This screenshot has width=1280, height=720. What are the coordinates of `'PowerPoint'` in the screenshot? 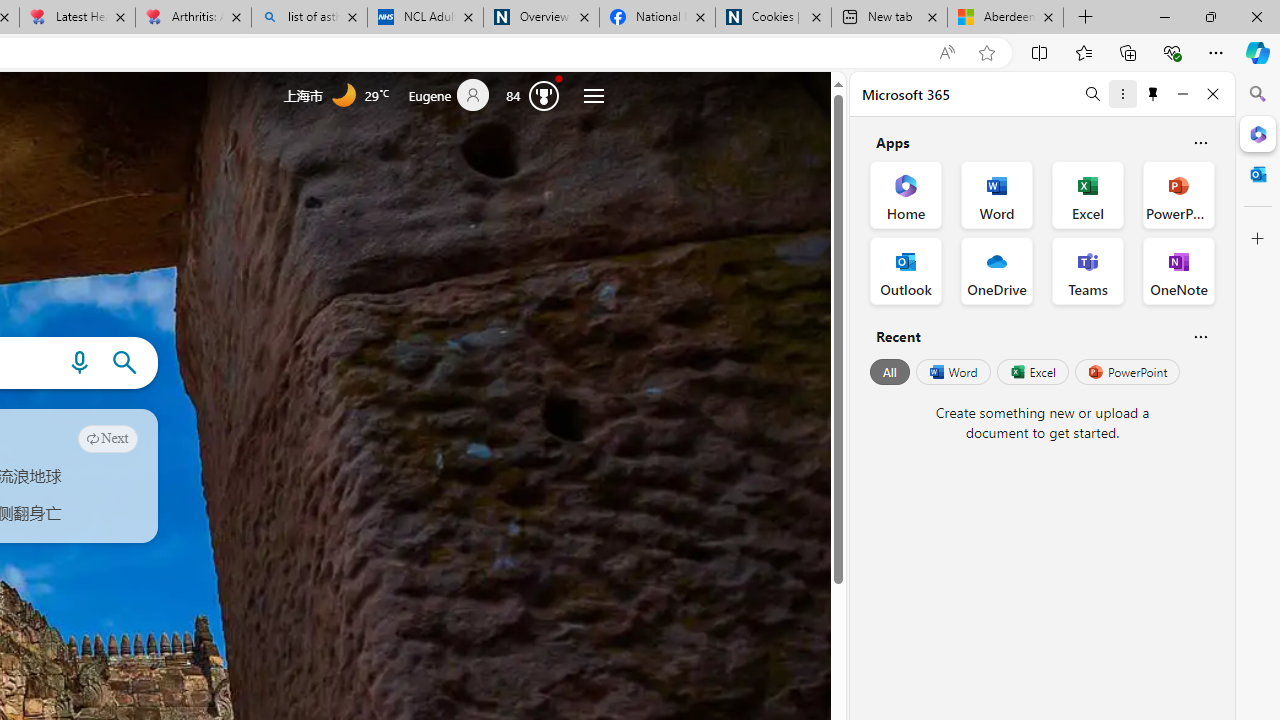 It's located at (1127, 372).